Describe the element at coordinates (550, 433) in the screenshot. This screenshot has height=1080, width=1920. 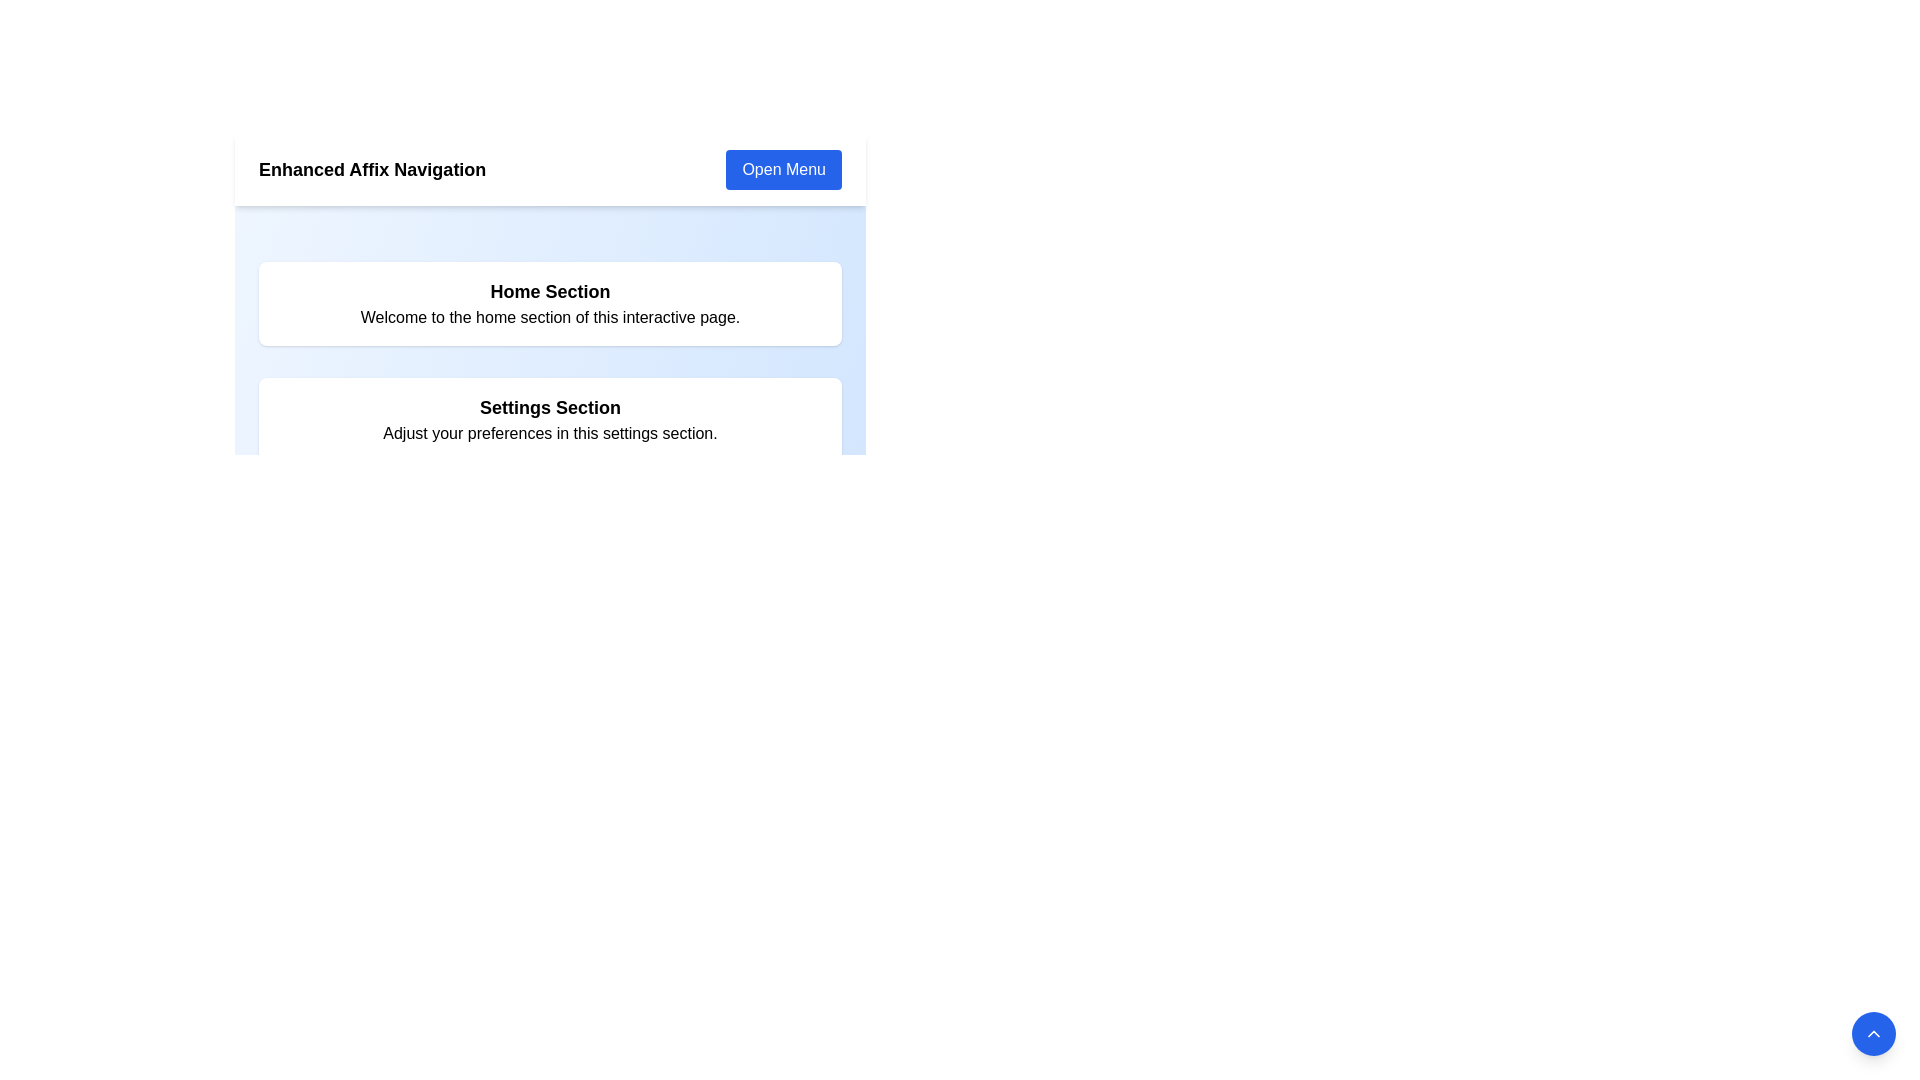
I see `the text element containing the sentence 'Adjust your preferences in this settings section.' located under the 'Settings Section' heading` at that location.